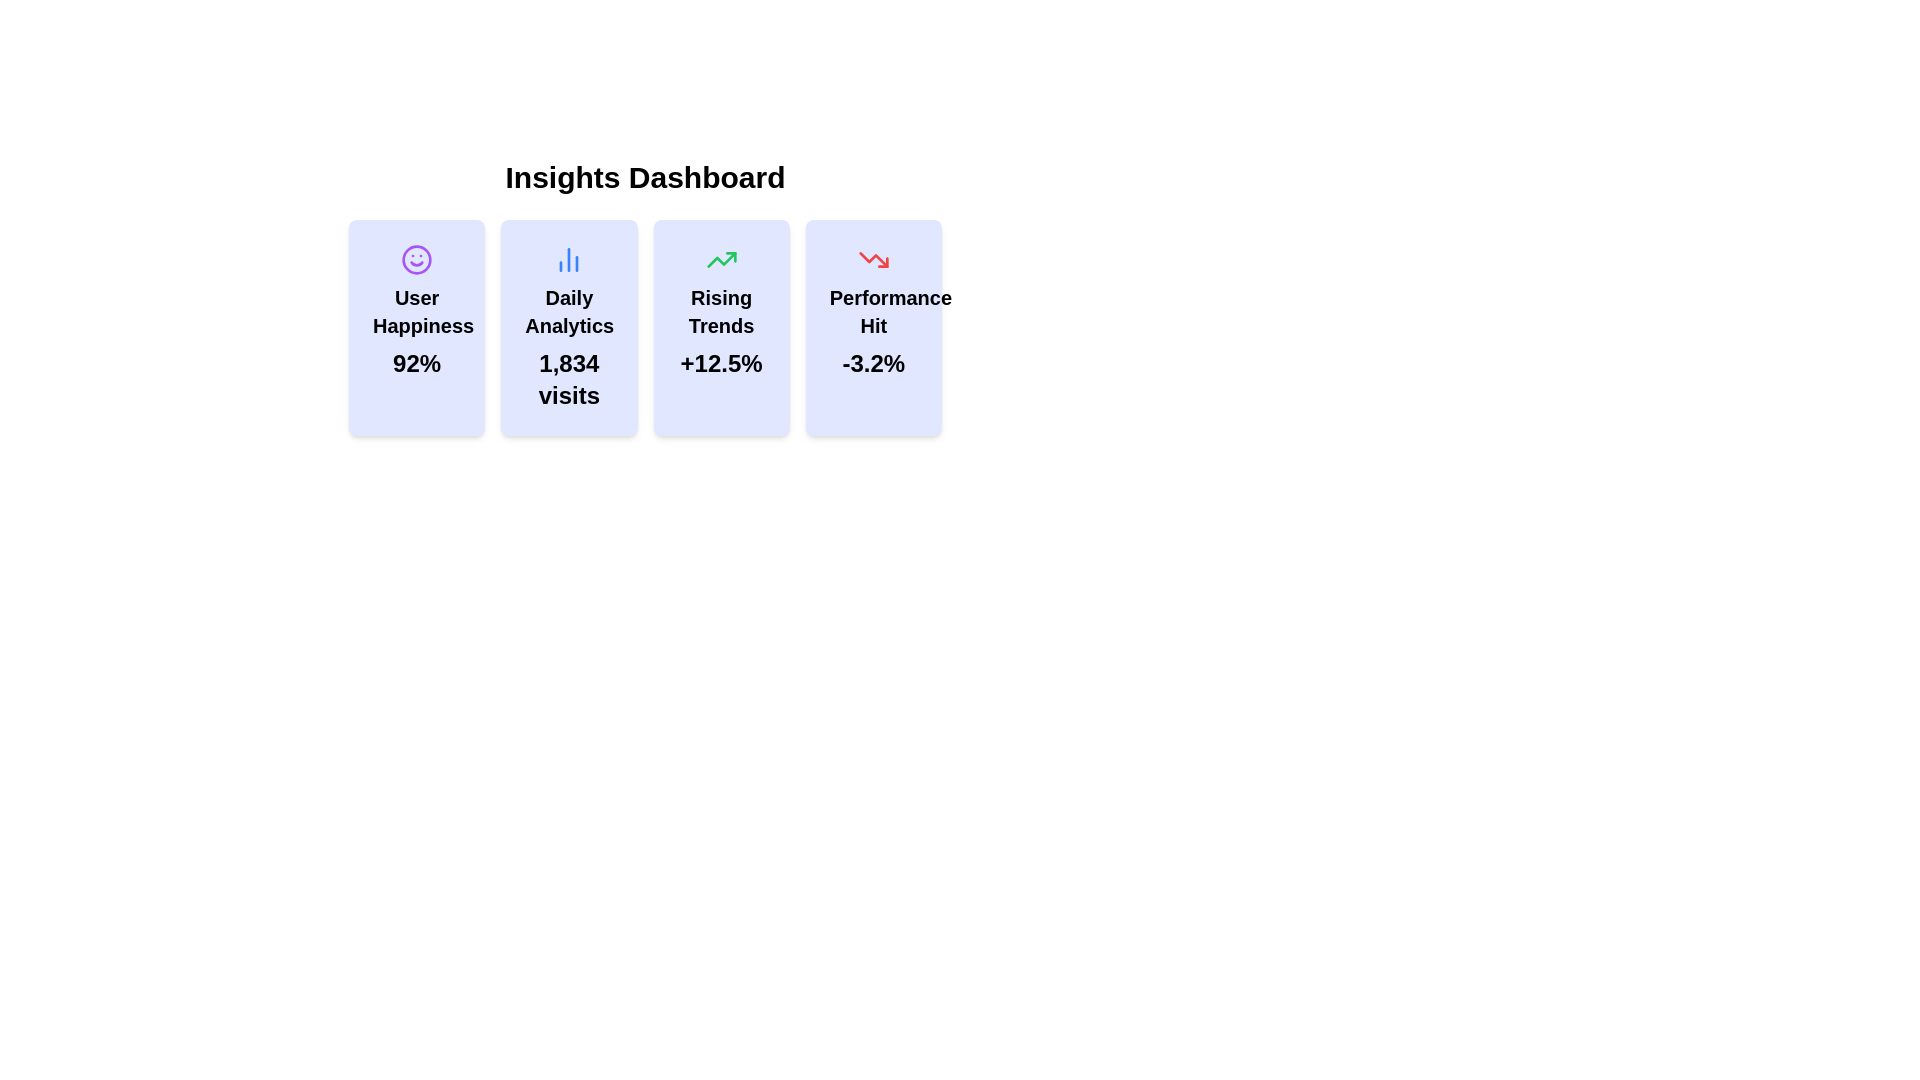 The height and width of the screenshot is (1080, 1920). What do you see at coordinates (720, 363) in the screenshot?
I see `value displayed in the text component showing '+12.5%' located below the 'Rising Trends' heading in the third card of four cards` at bounding box center [720, 363].